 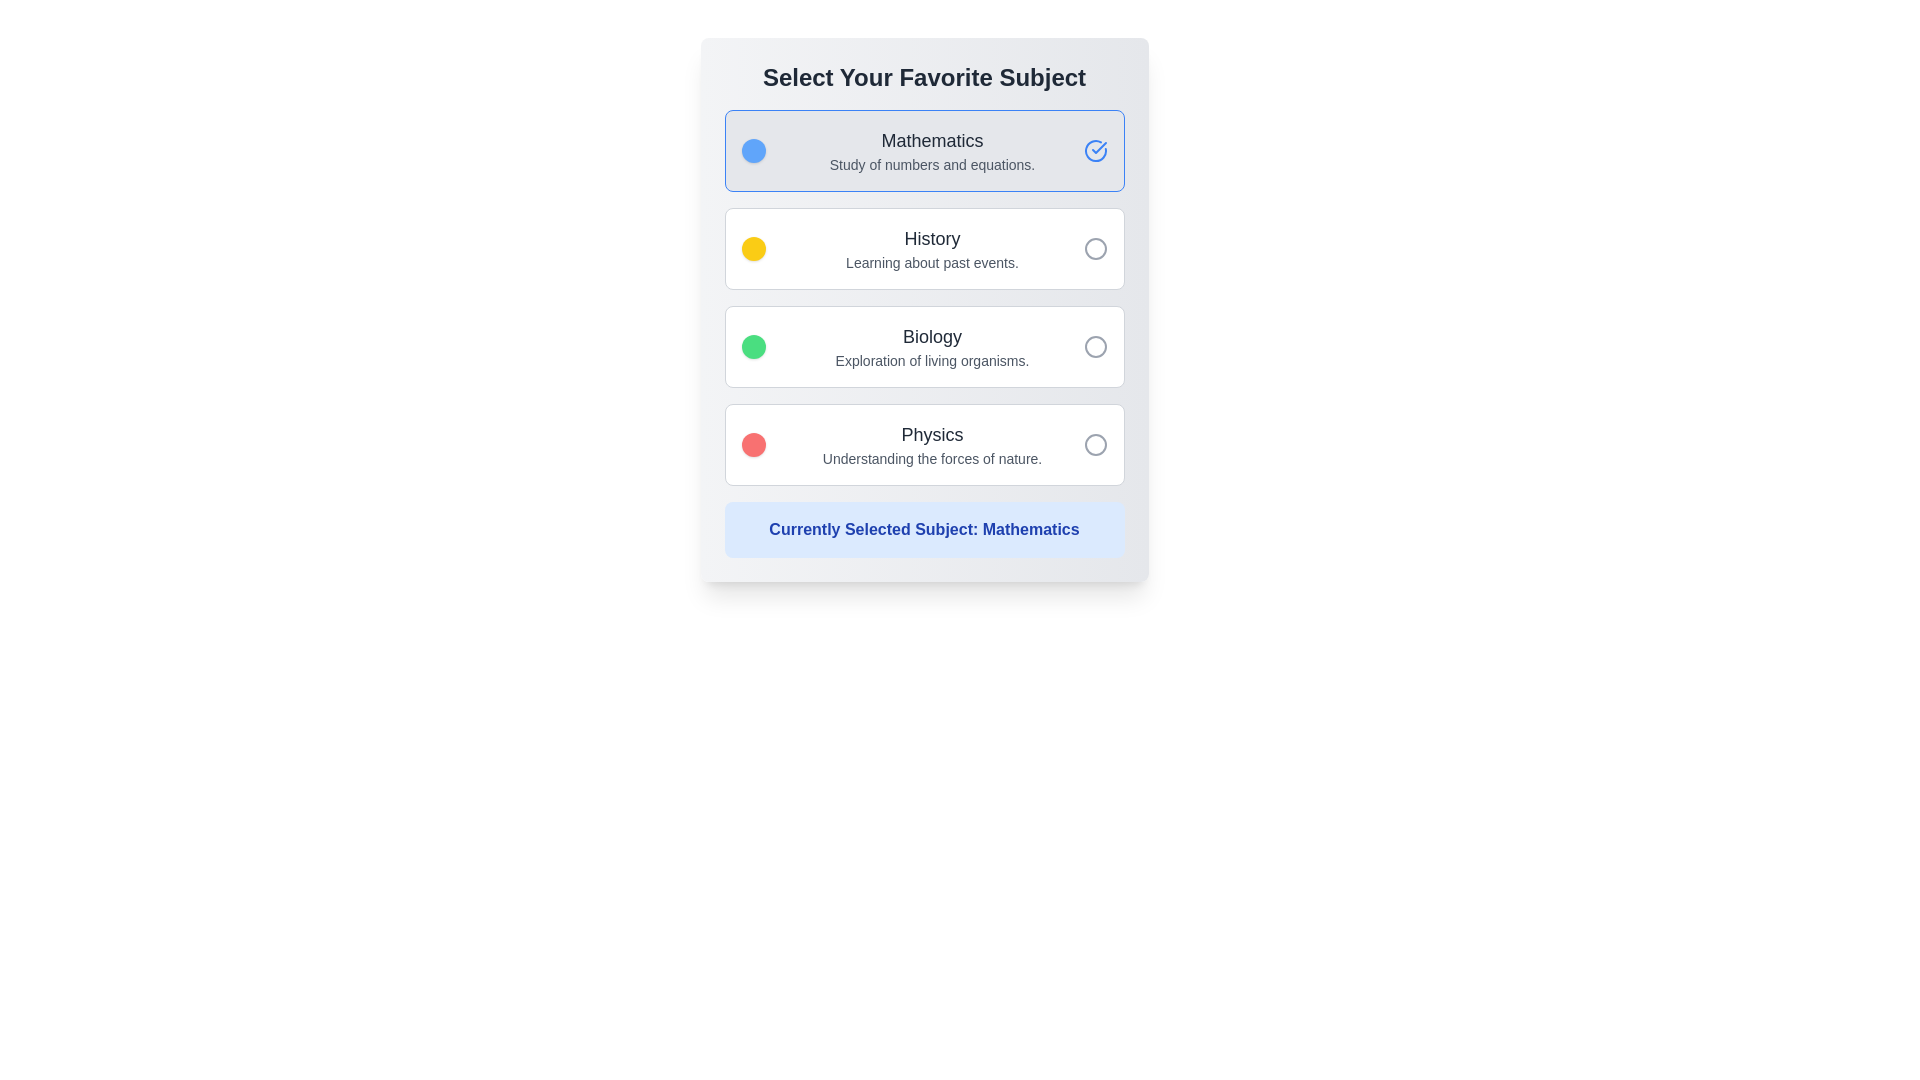 What do you see at coordinates (931, 346) in the screenshot?
I see `the text display element that reads 'Biology' in bold and 'Exploration of living organisms' in smaller gray text, which is located in the third row of a vertically stacked card-style list` at bounding box center [931, 346].